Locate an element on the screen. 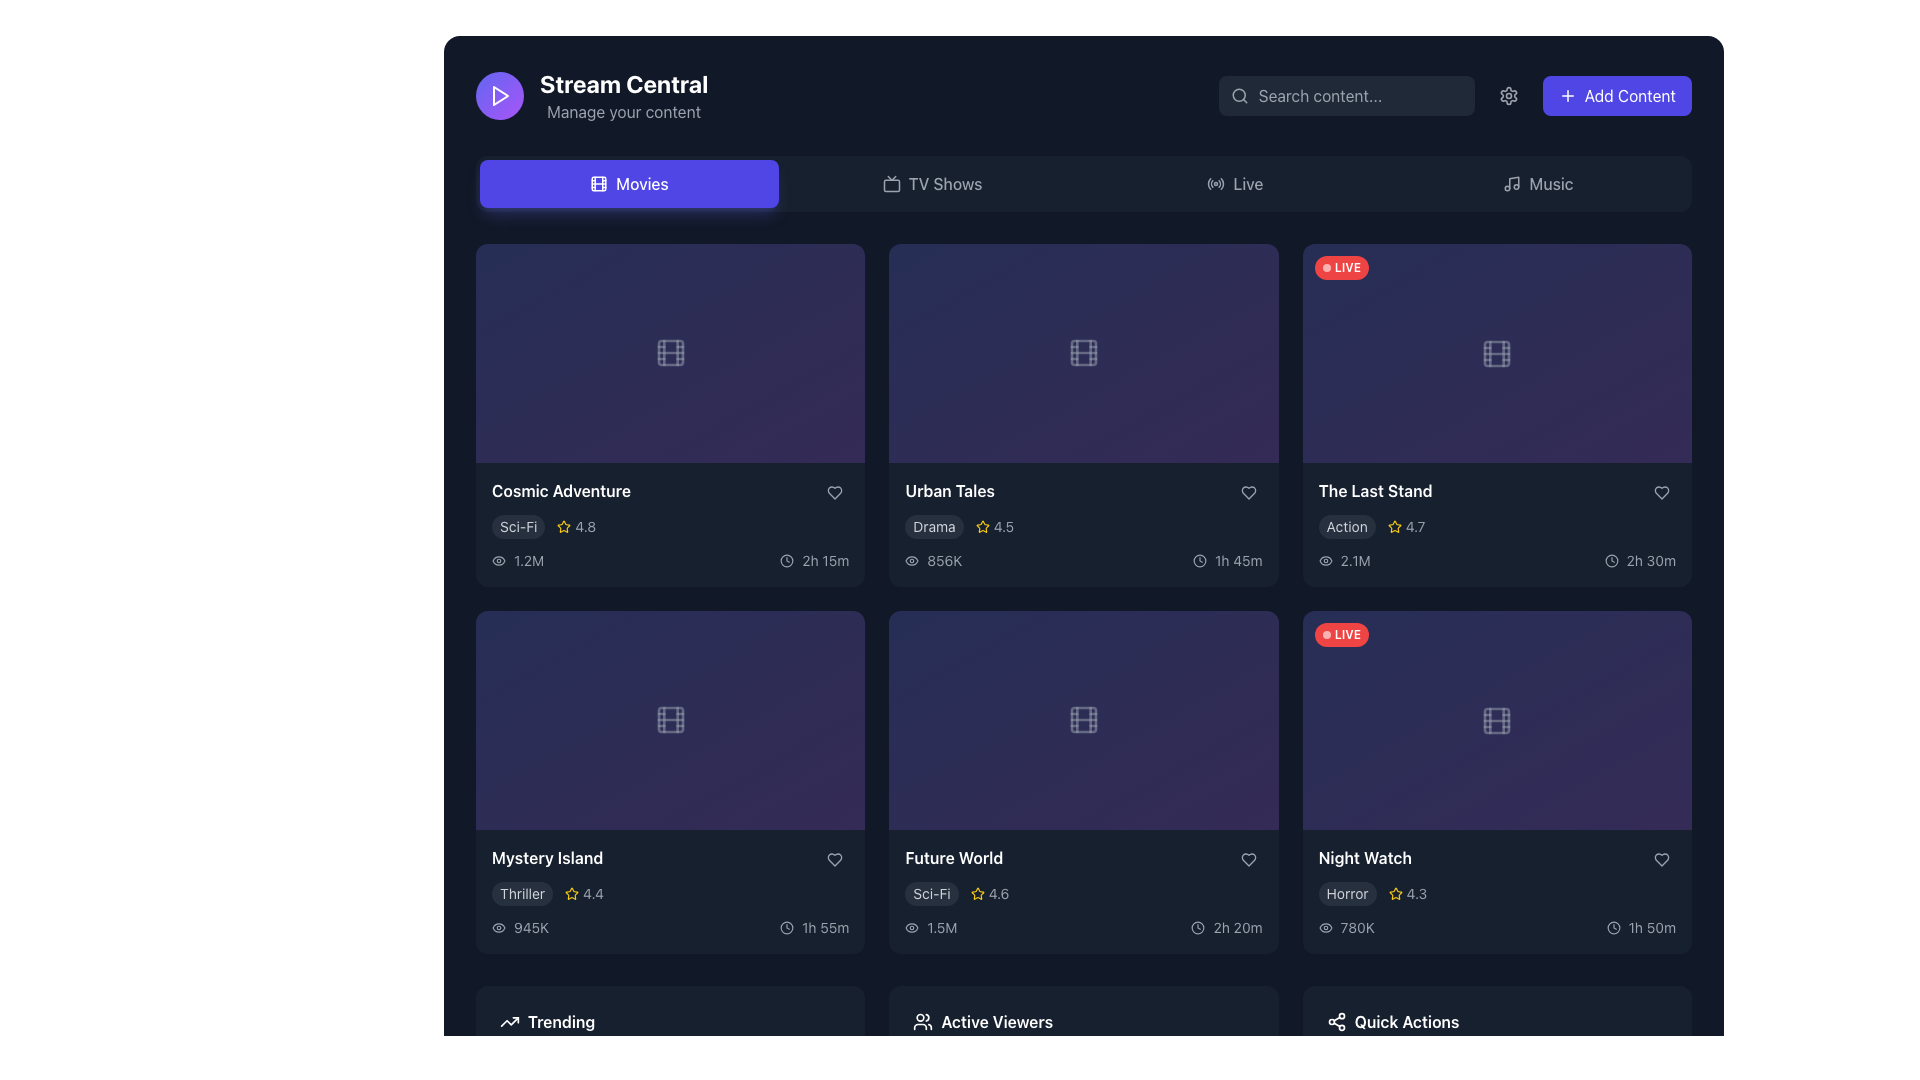  displayed view count from the text label located in the bottom-left portion of the 'Cosmic Adventure' card, which shows '1.2M' views is located at coordinates (518, 560).